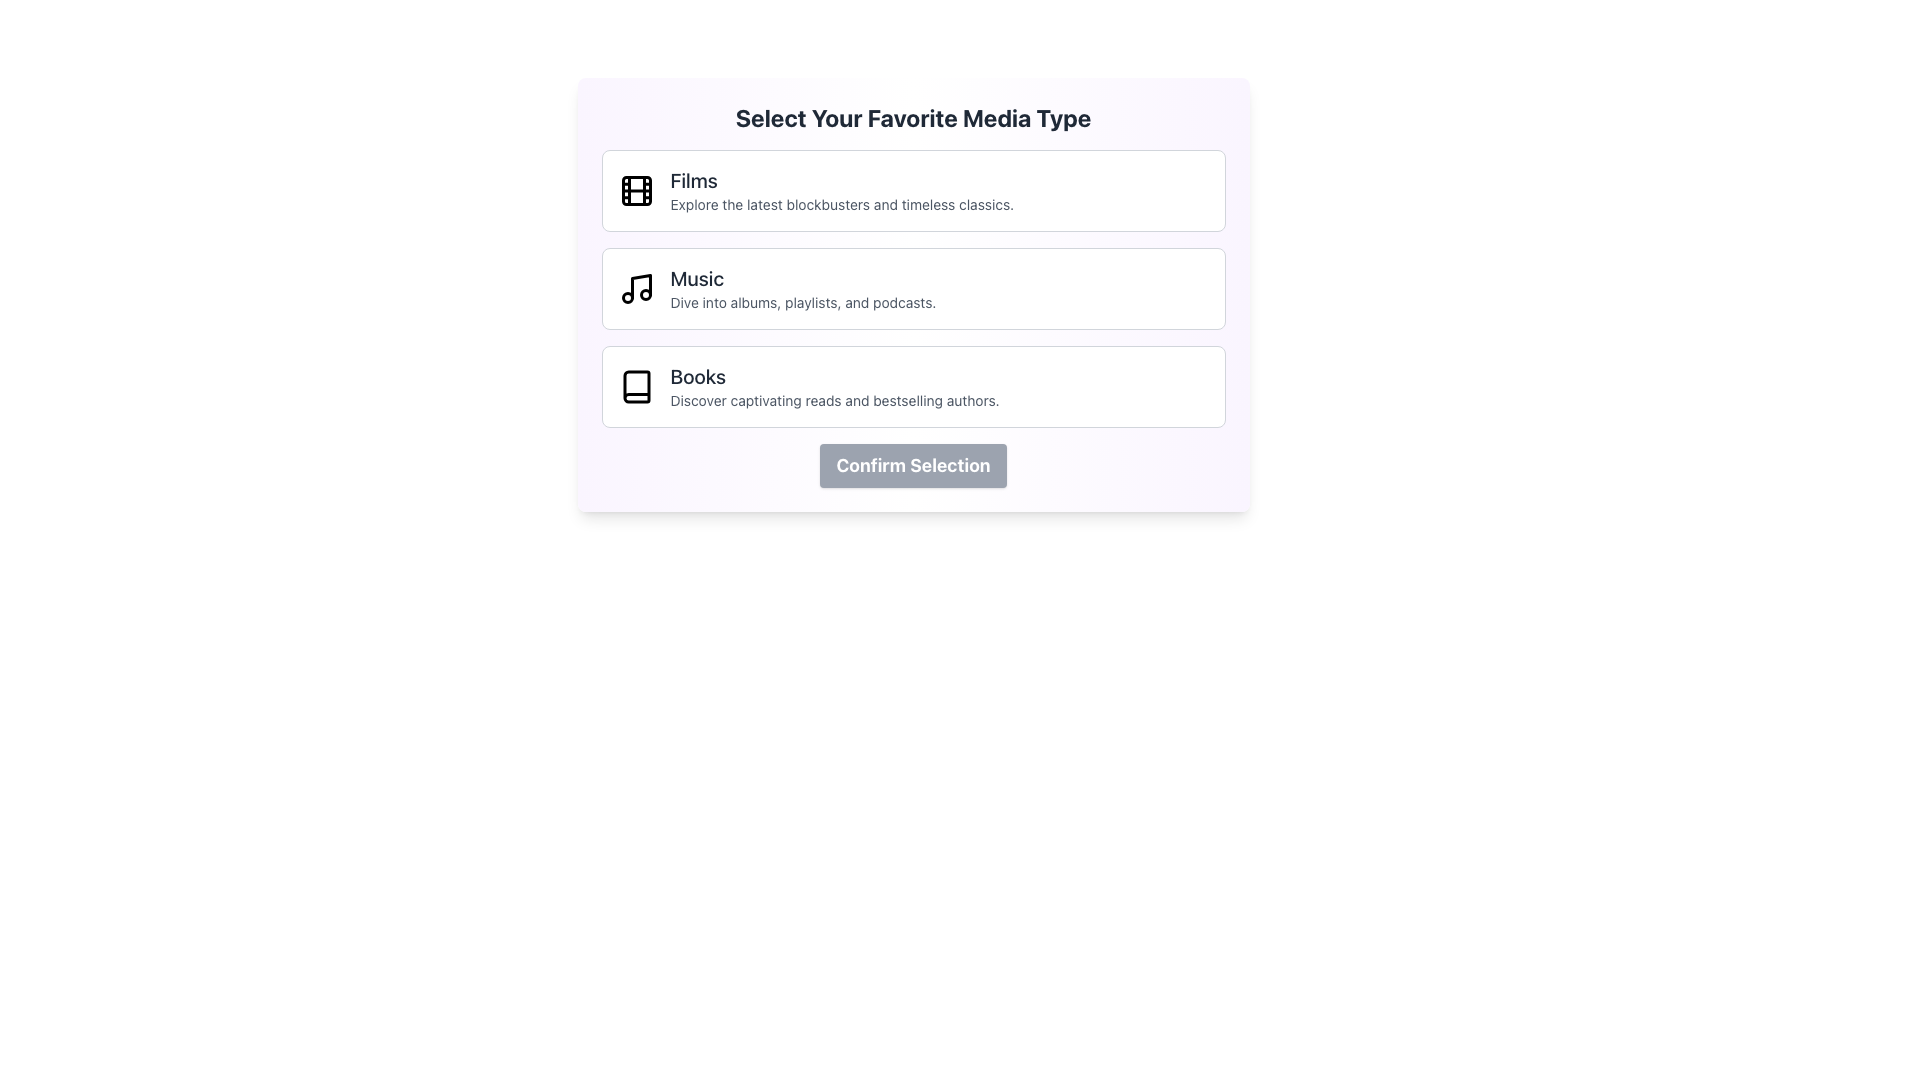 The height and width of the screenshot is (1080, 1920). Describe the element at coordinates (626, 297) in the screenshot. I see `the small circular node associated with the music note icon in the 'Music' section of the selection menu` at that location.